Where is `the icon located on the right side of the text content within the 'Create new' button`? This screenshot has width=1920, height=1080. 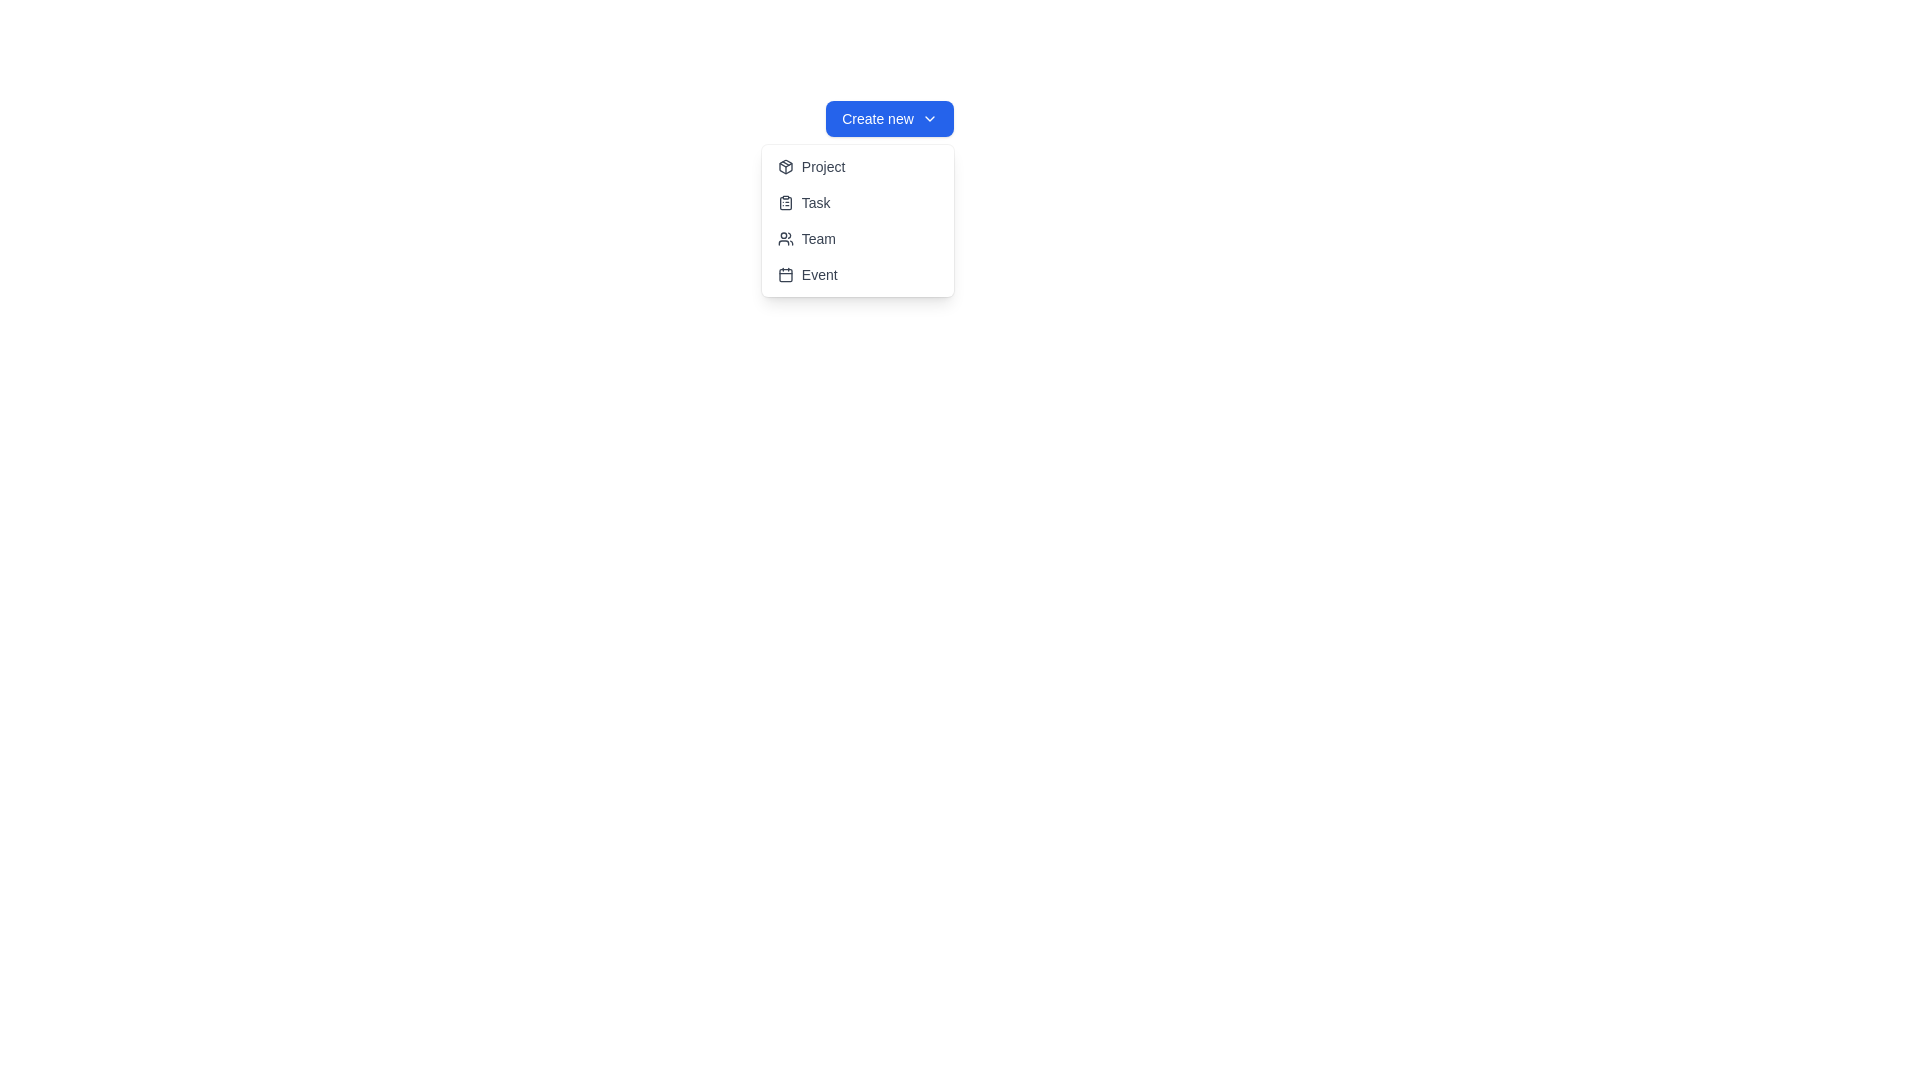
the icon located on the right side of the text content within the 'Create new' button is located at coordinates (928, 119).